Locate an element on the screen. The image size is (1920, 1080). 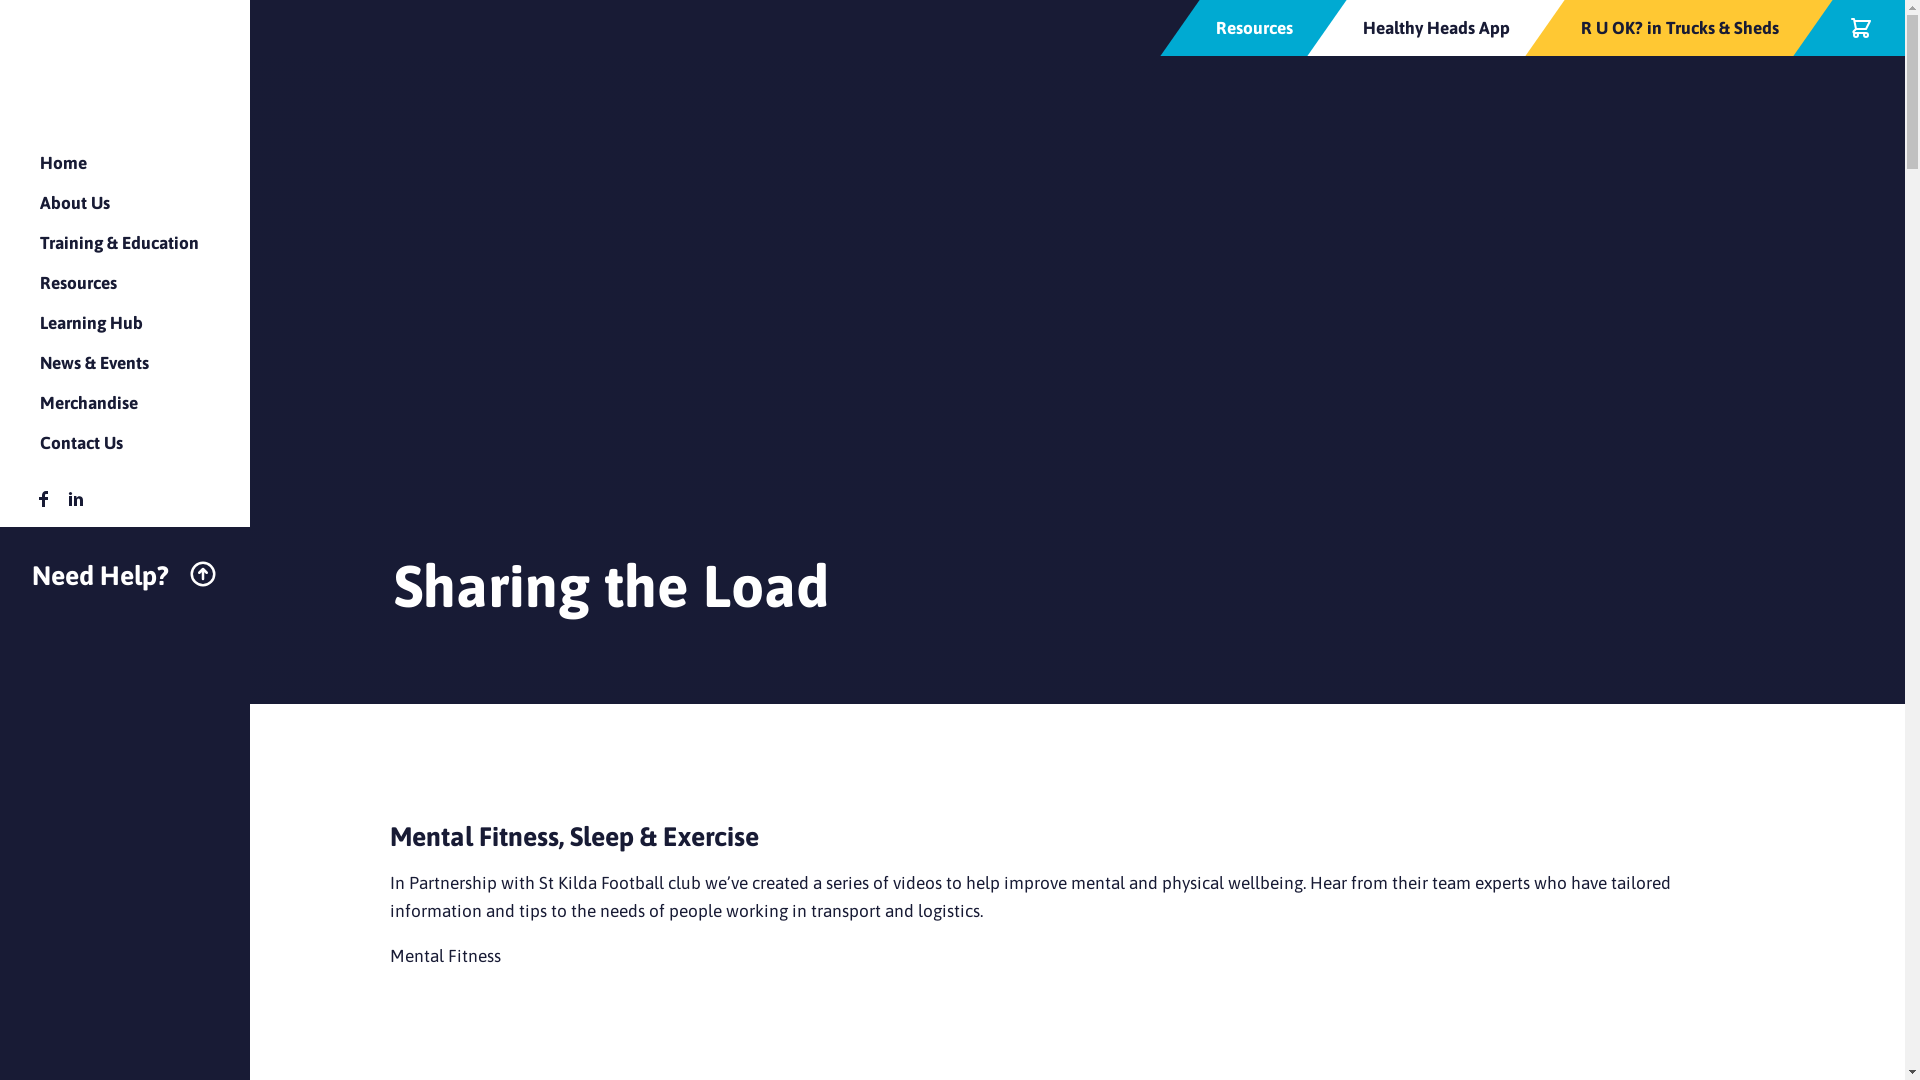
'About Us' is located at coordinates (75, 203).